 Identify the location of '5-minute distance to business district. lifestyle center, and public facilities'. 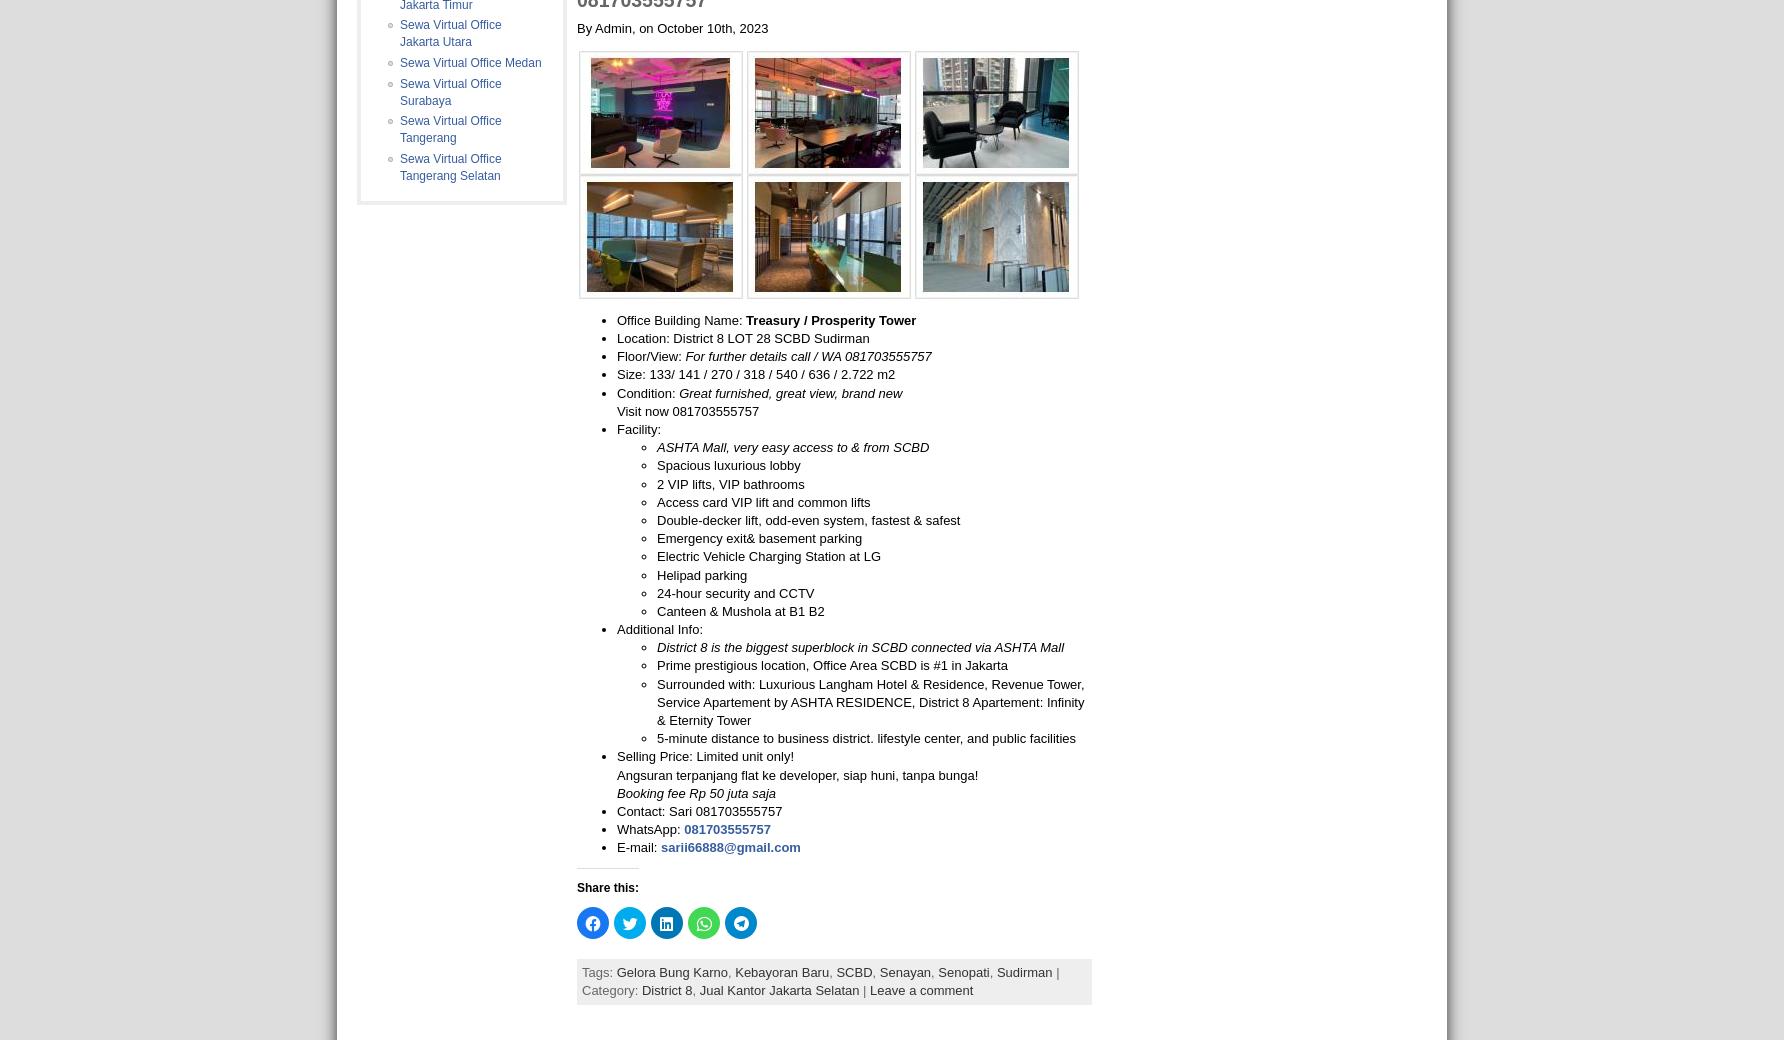
(865, 738).